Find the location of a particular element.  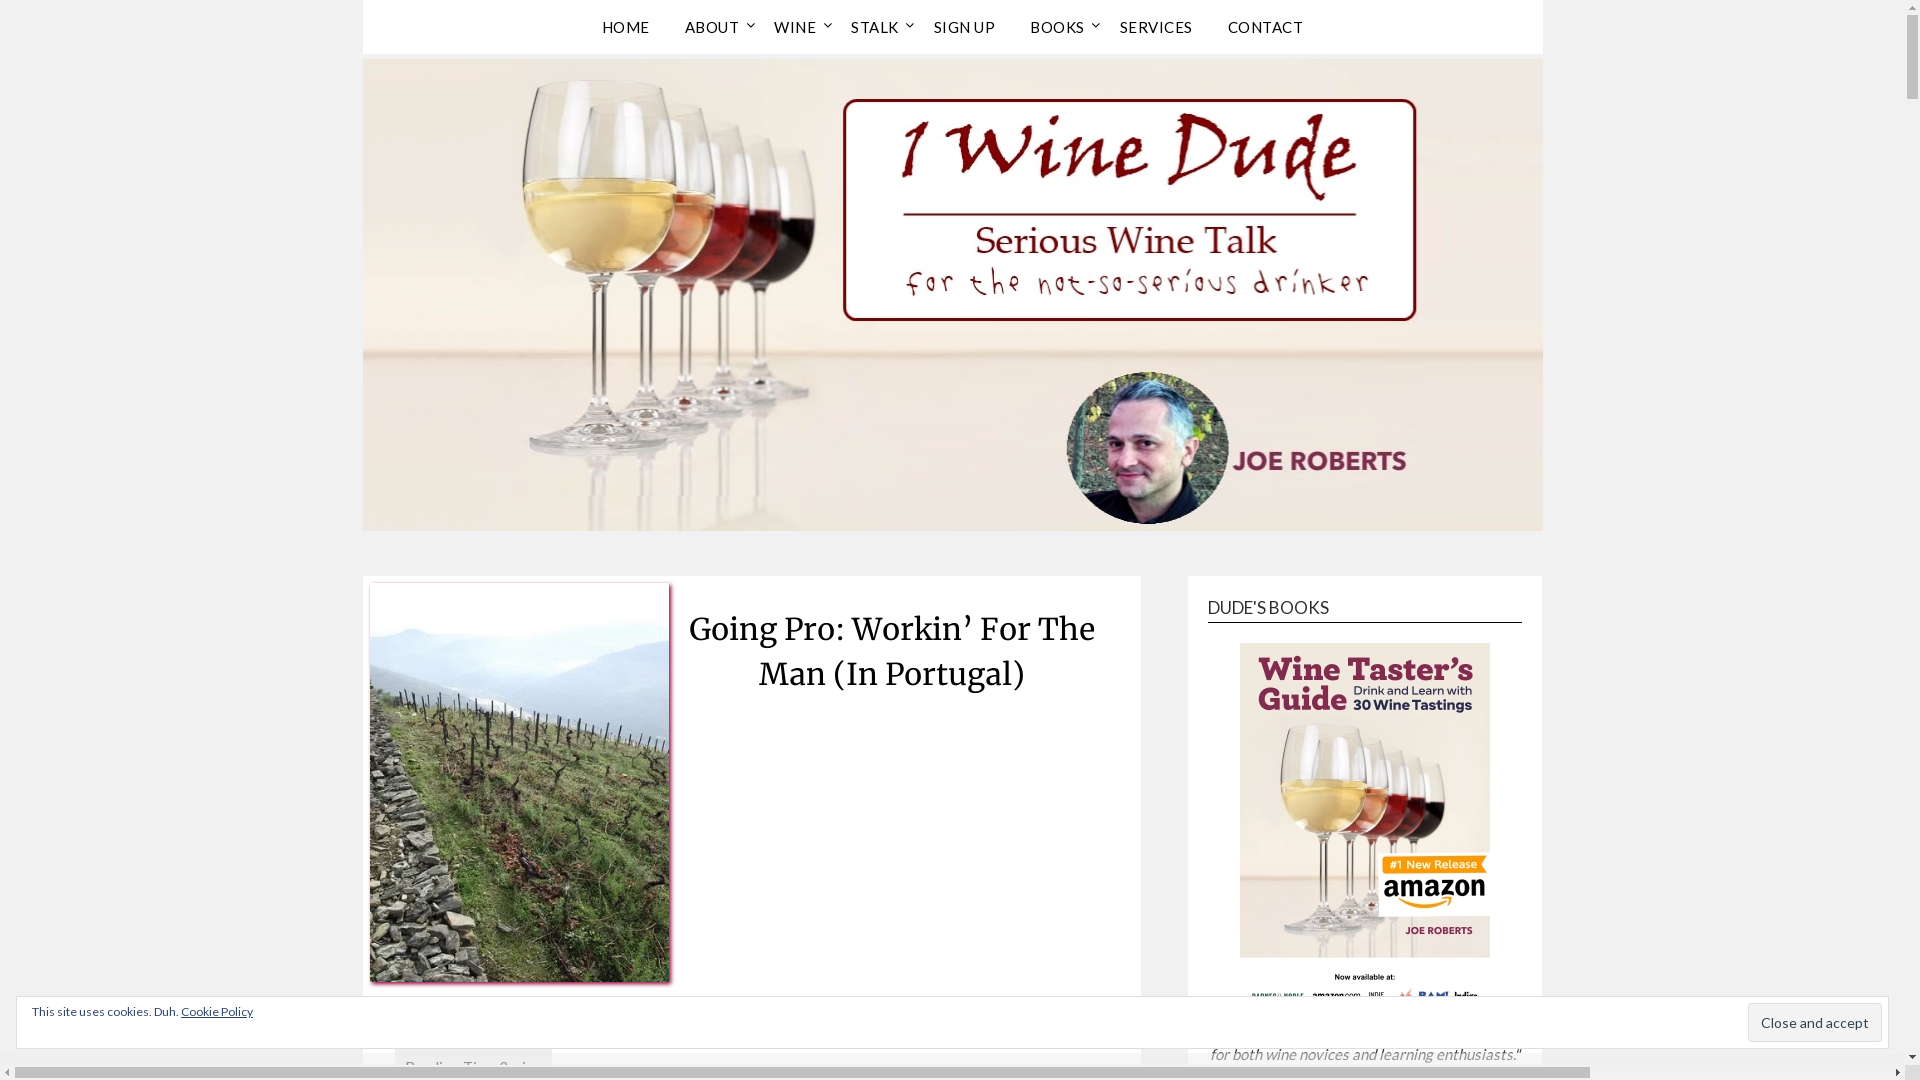

'Cookie Policy' is located at coordinates (216, 1011).